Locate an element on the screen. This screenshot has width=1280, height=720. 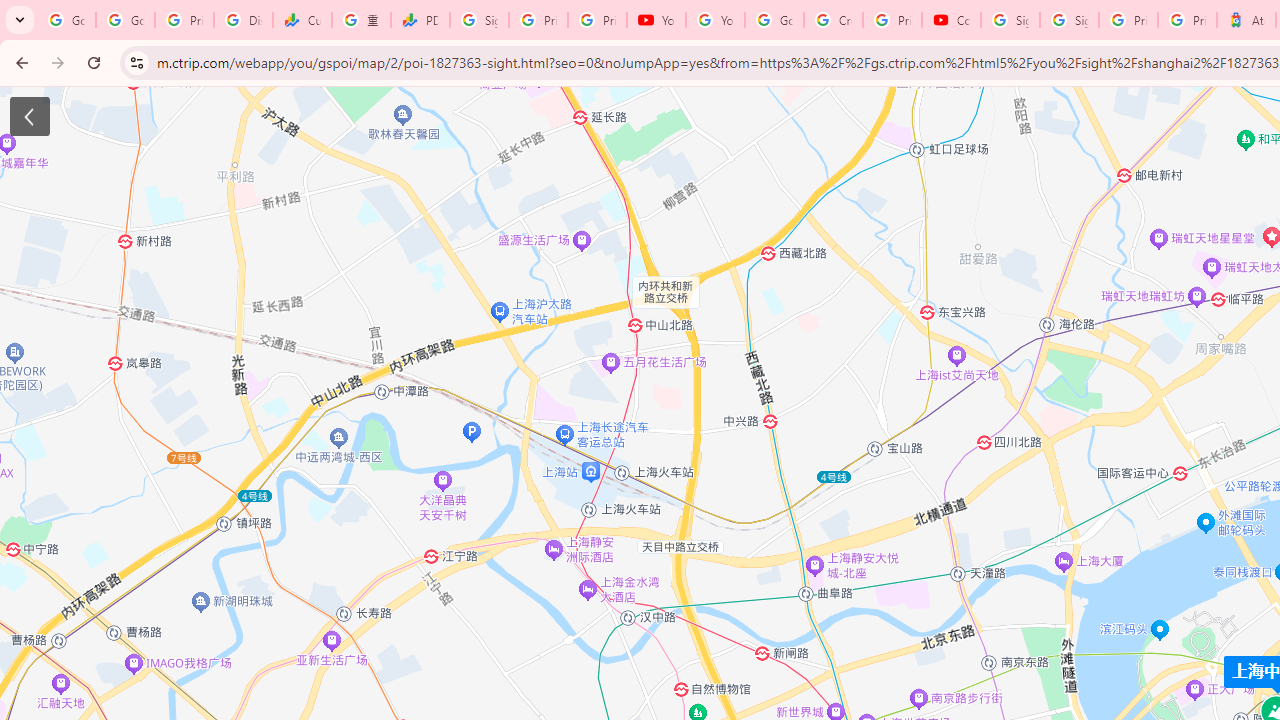
'Sign in - Google Accounts' is located at coordinates (1010, 20).